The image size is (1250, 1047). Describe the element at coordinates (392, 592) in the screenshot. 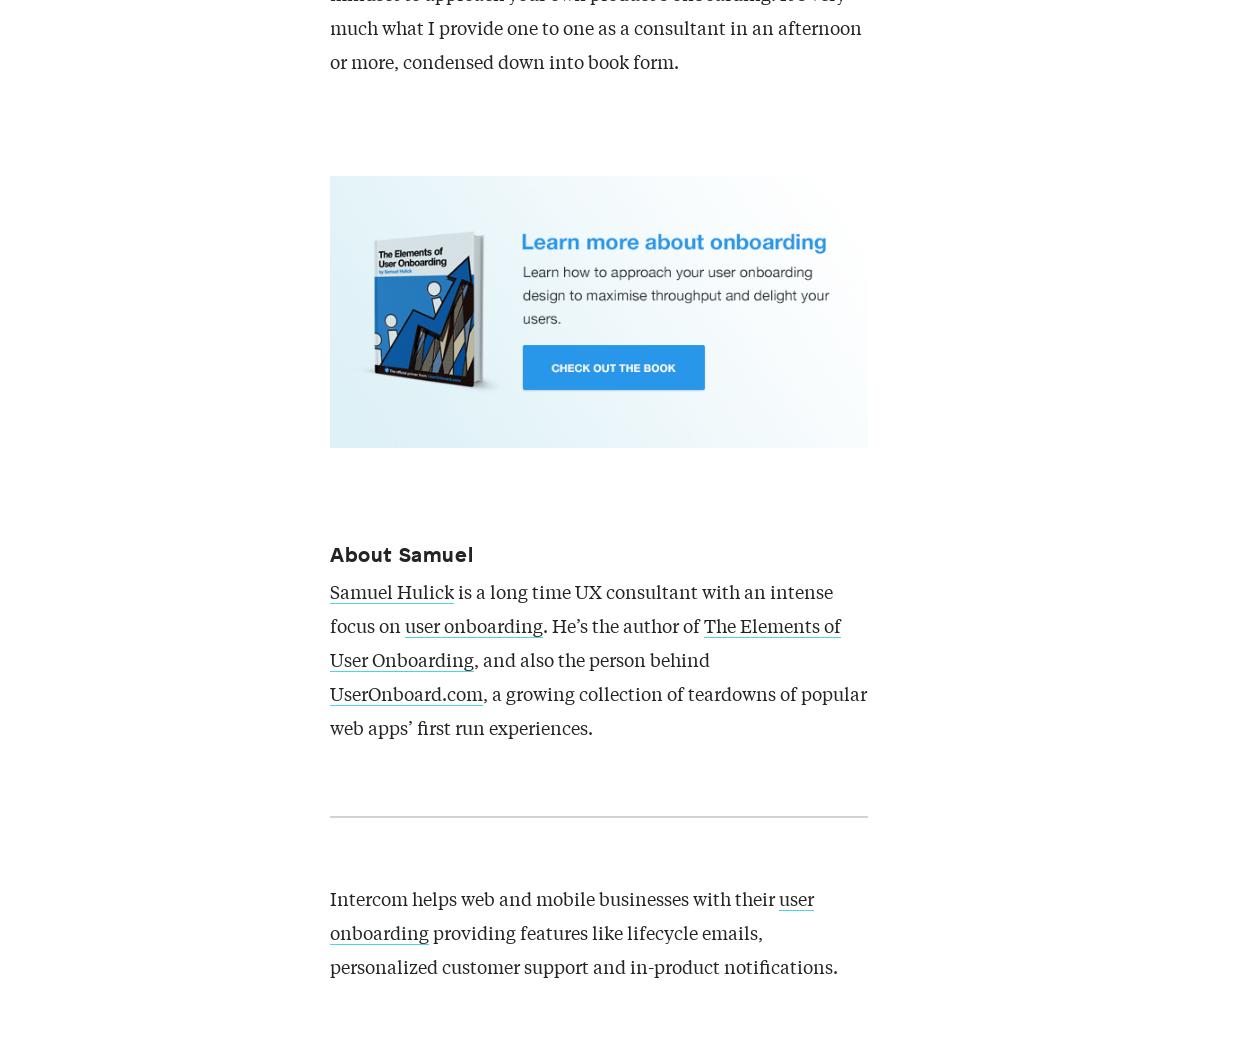

I see `'Samuel Hulick'` at that location.